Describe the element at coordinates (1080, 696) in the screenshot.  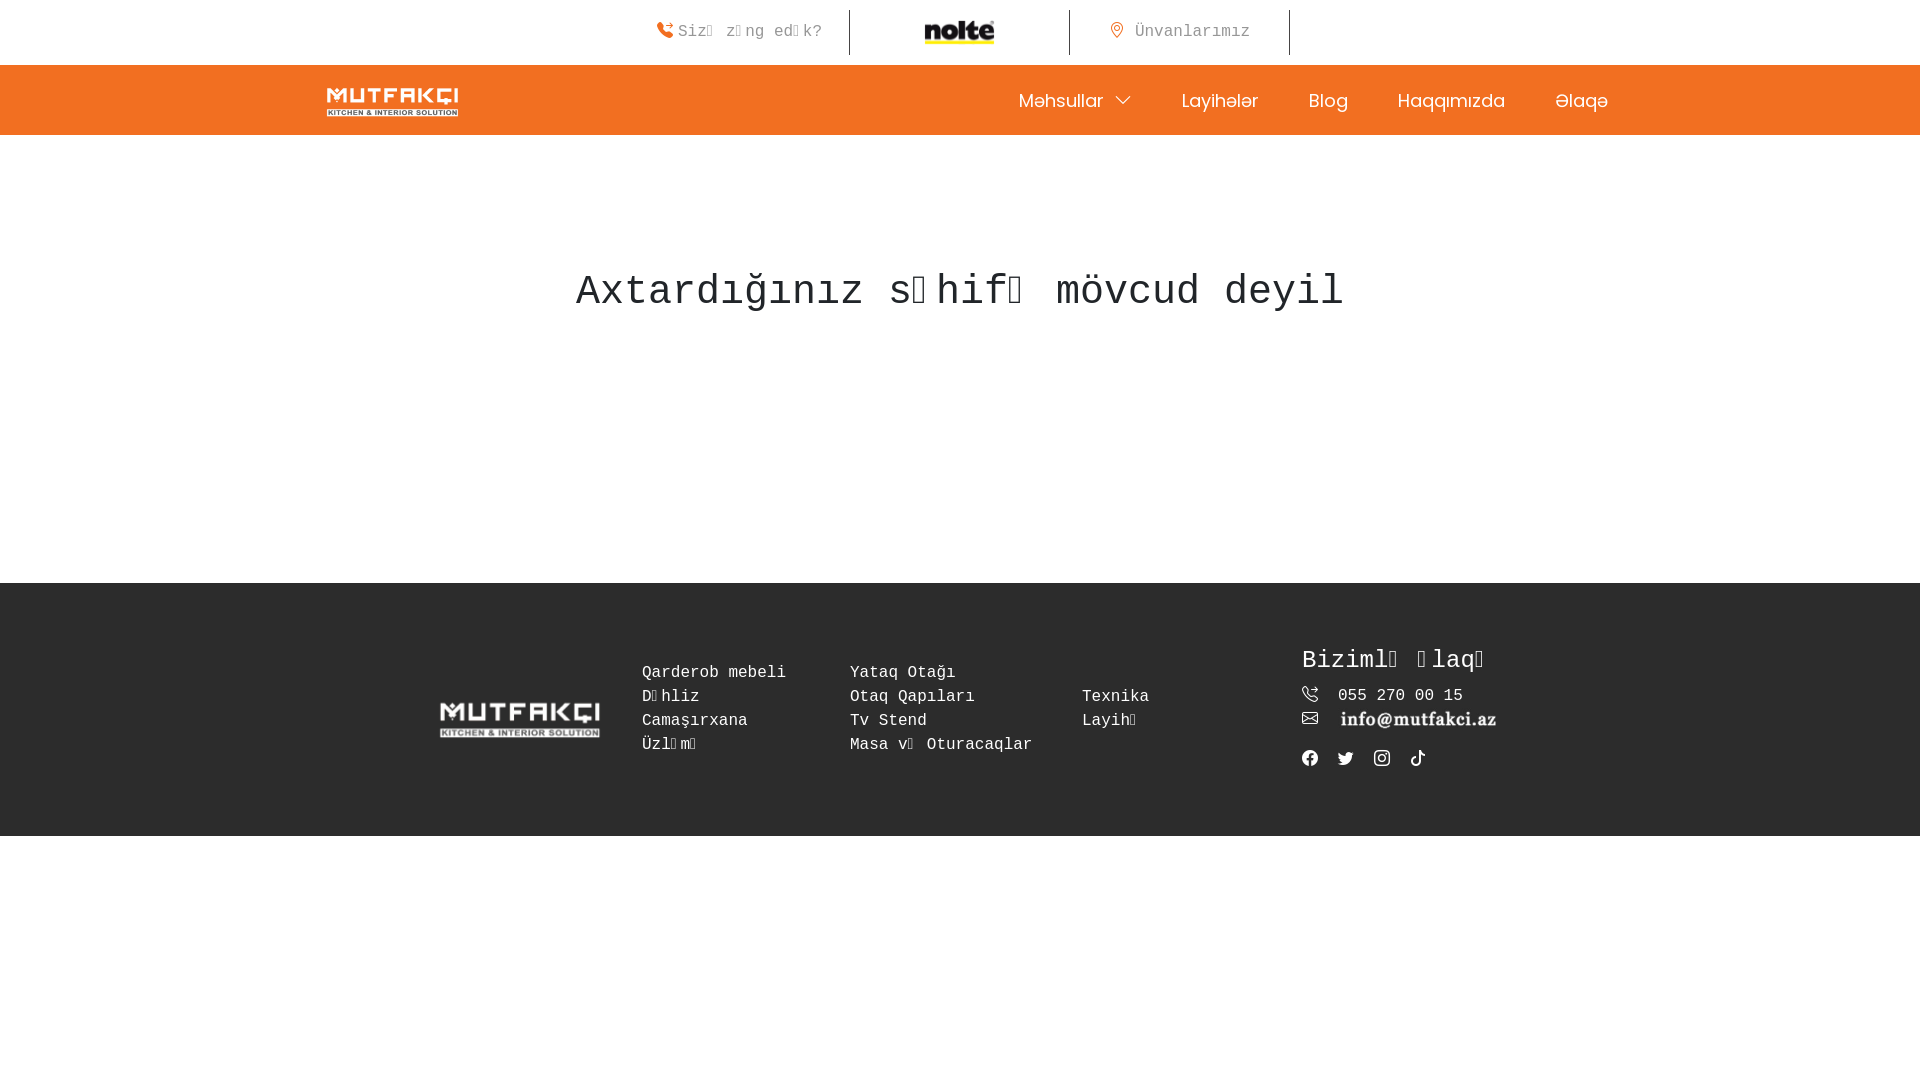
I see `'Texnika'` at that location.